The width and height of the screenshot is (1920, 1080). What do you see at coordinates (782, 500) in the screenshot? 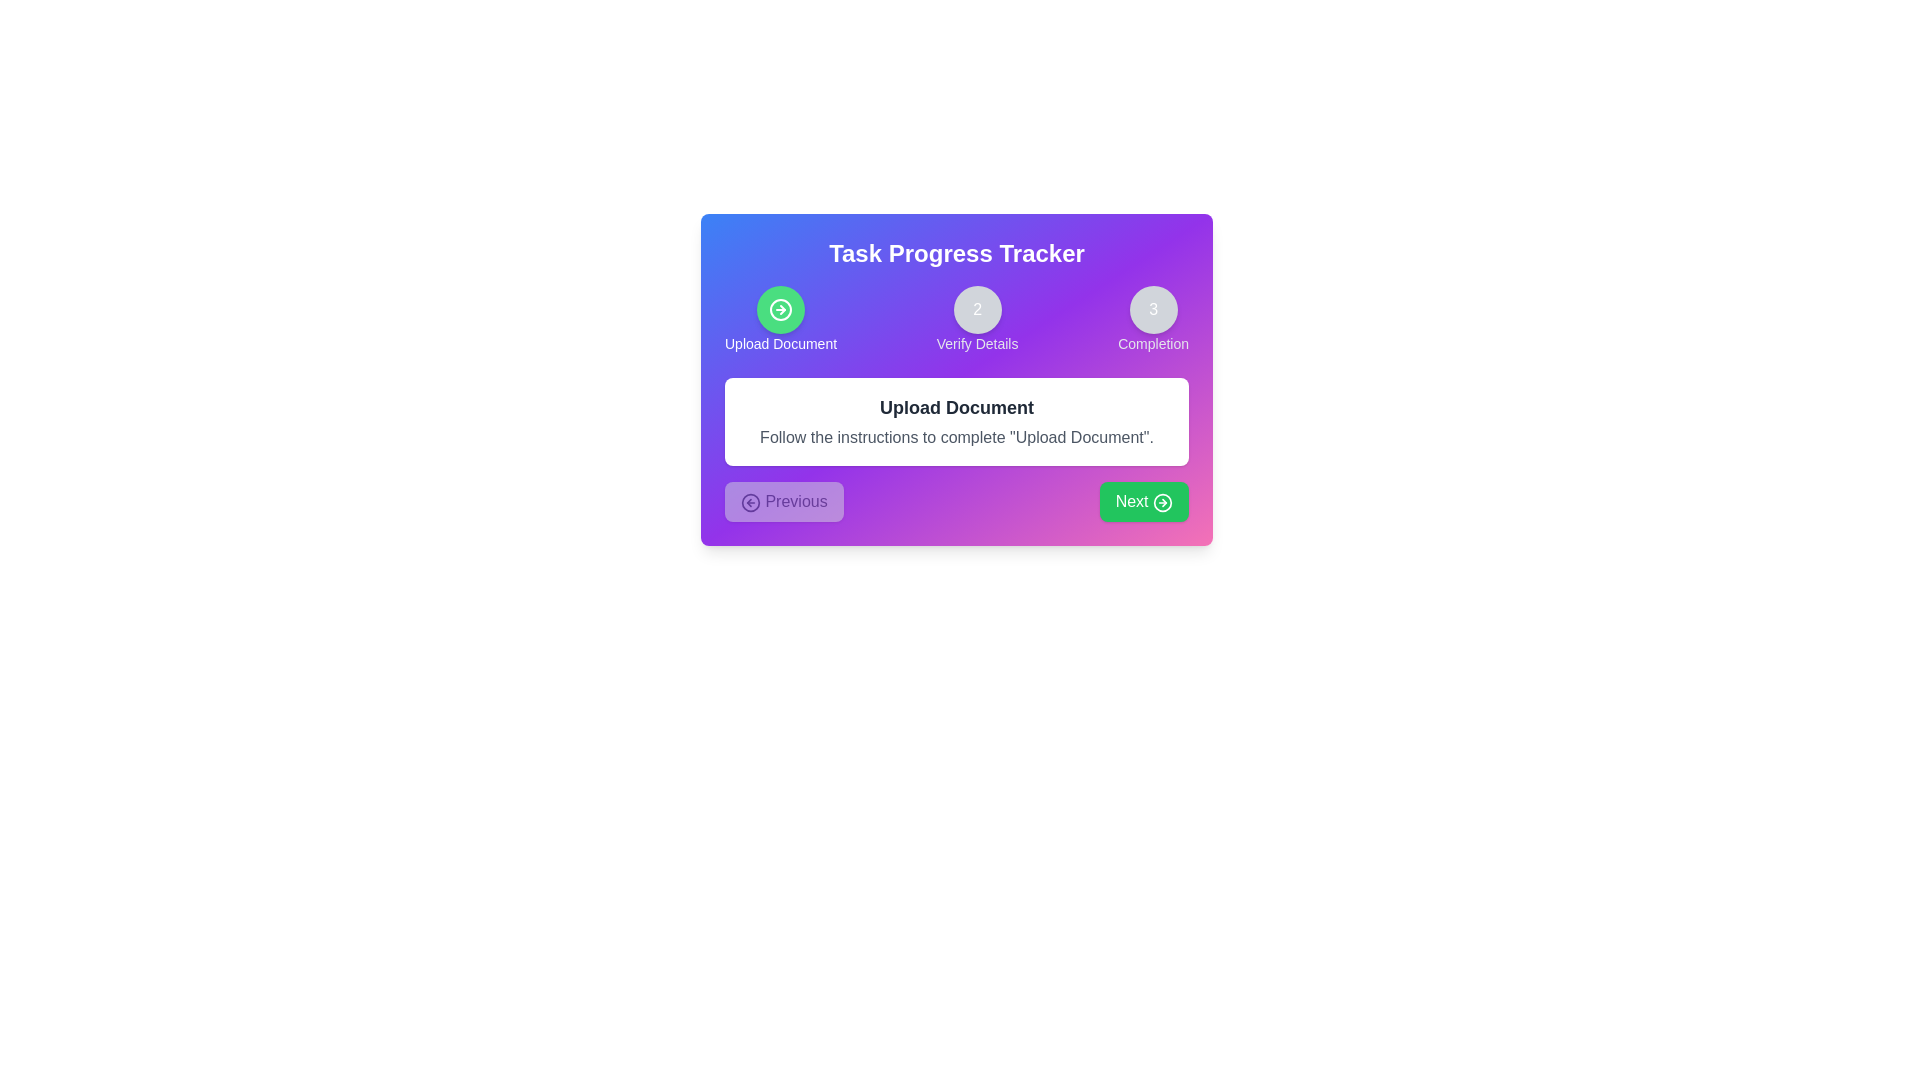
I see `the button labeled Previous to observe visual feedback` at bounding box center [782, 500].